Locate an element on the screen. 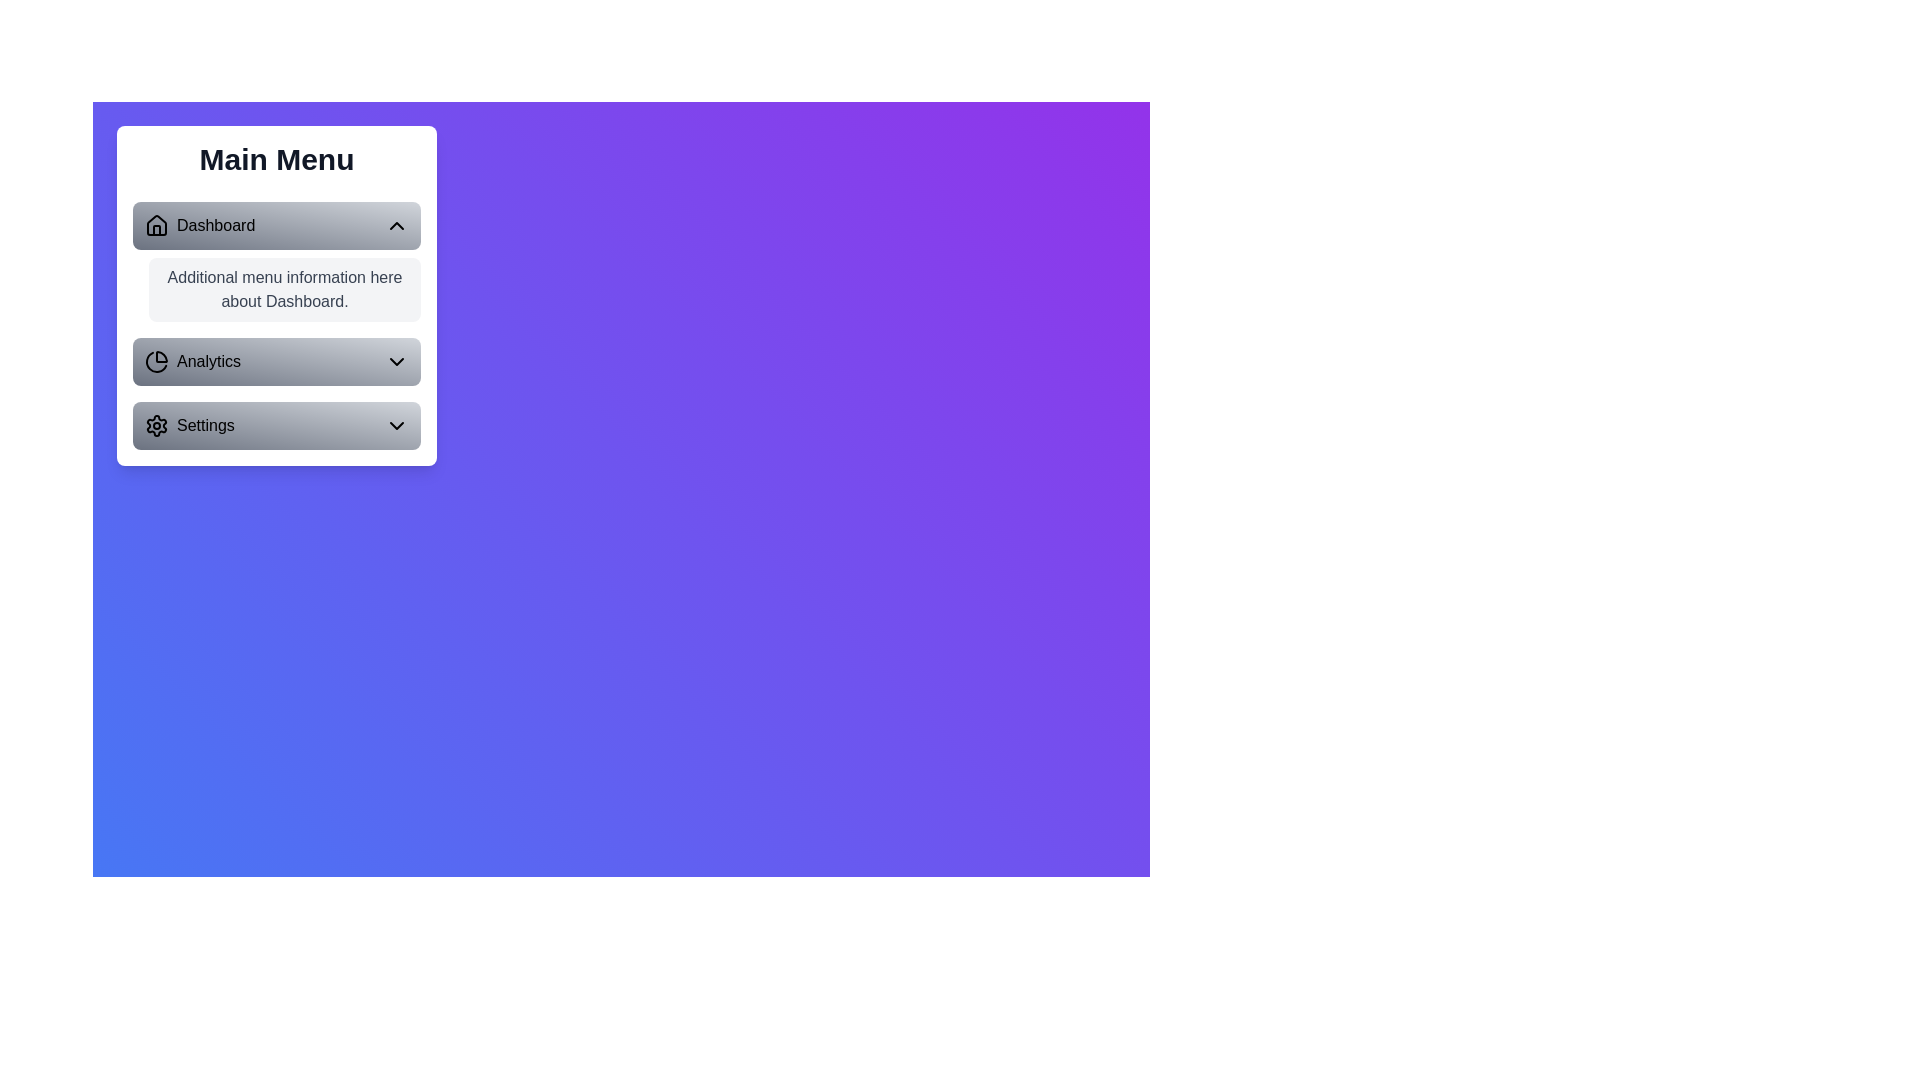 Image resolution: width=1920 pixels, height=1080 pixels. the 'Settings' text label located to the right of the gear icon in the central menu with a purple background is located at coordinates (205, 424).